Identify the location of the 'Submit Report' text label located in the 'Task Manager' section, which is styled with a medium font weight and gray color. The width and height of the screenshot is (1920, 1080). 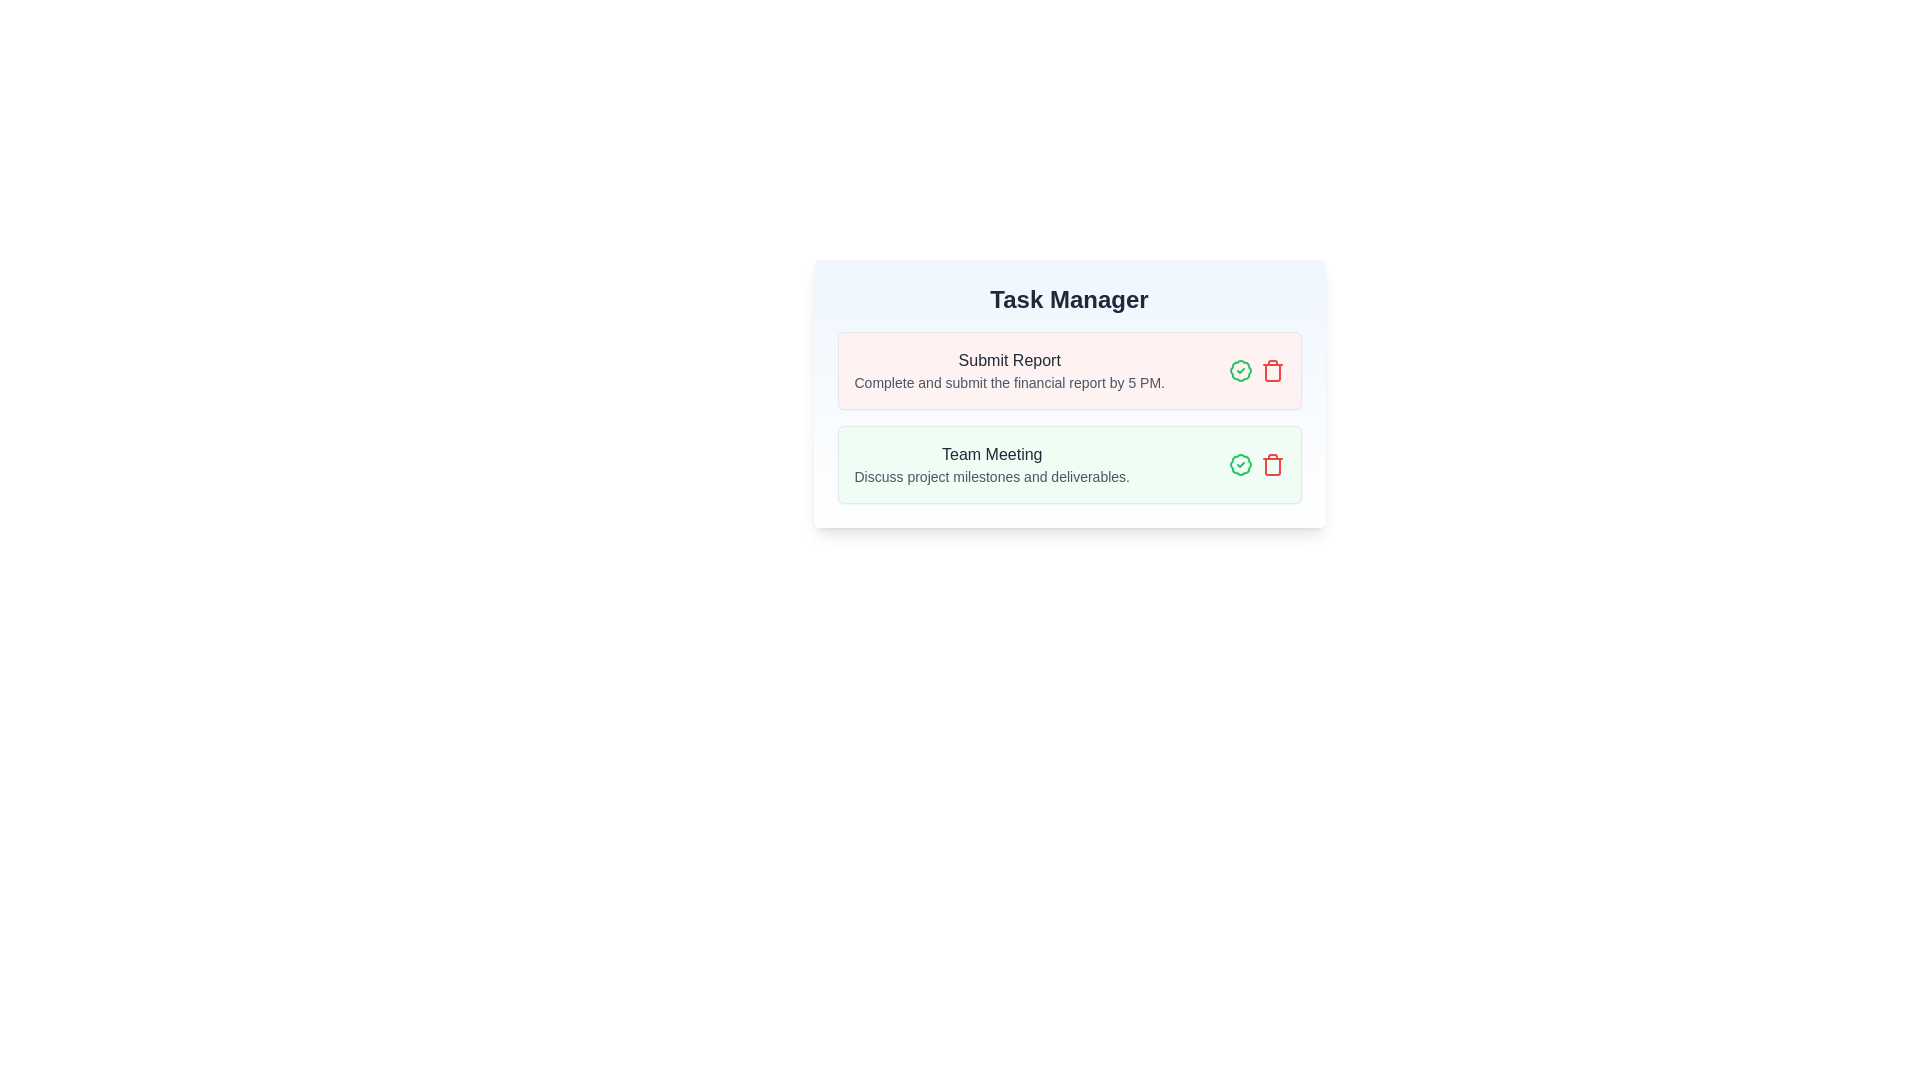
(1009, 361).